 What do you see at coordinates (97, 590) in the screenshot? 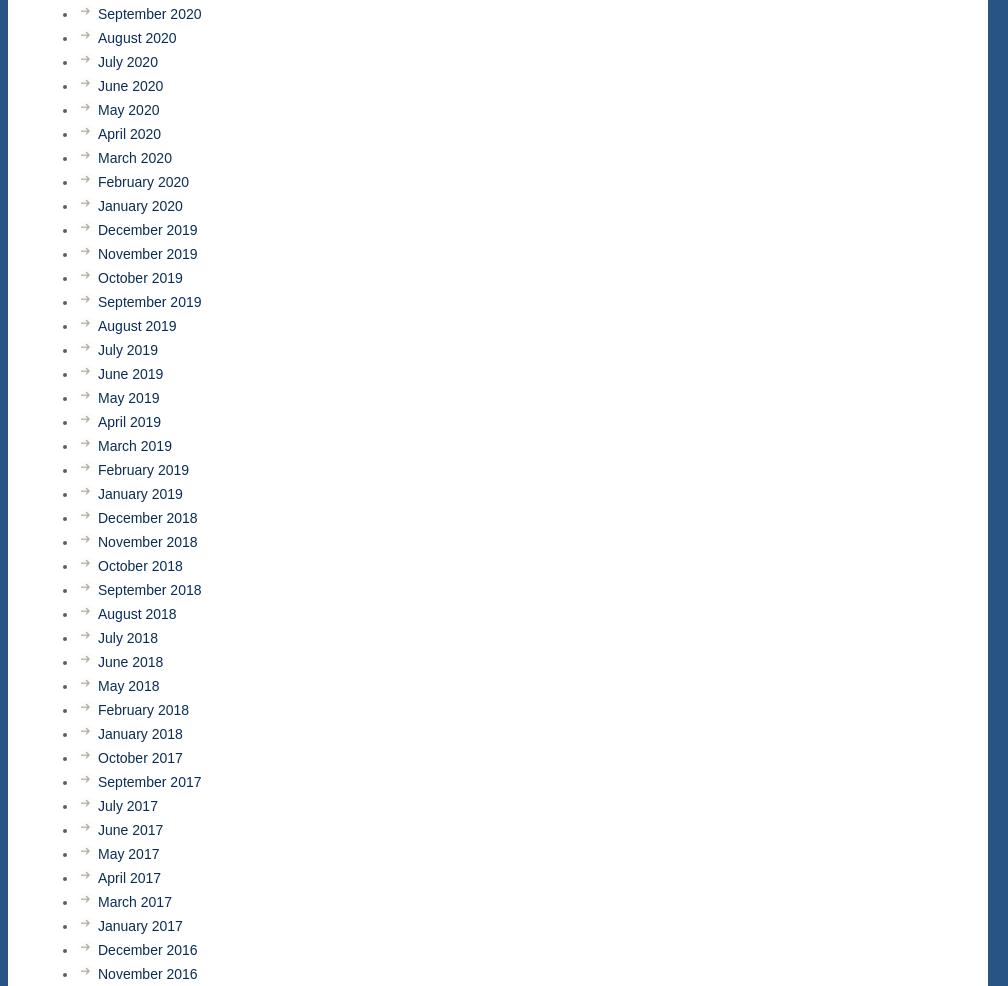
I see `'September 2018'` at bounding box center [97, 590].